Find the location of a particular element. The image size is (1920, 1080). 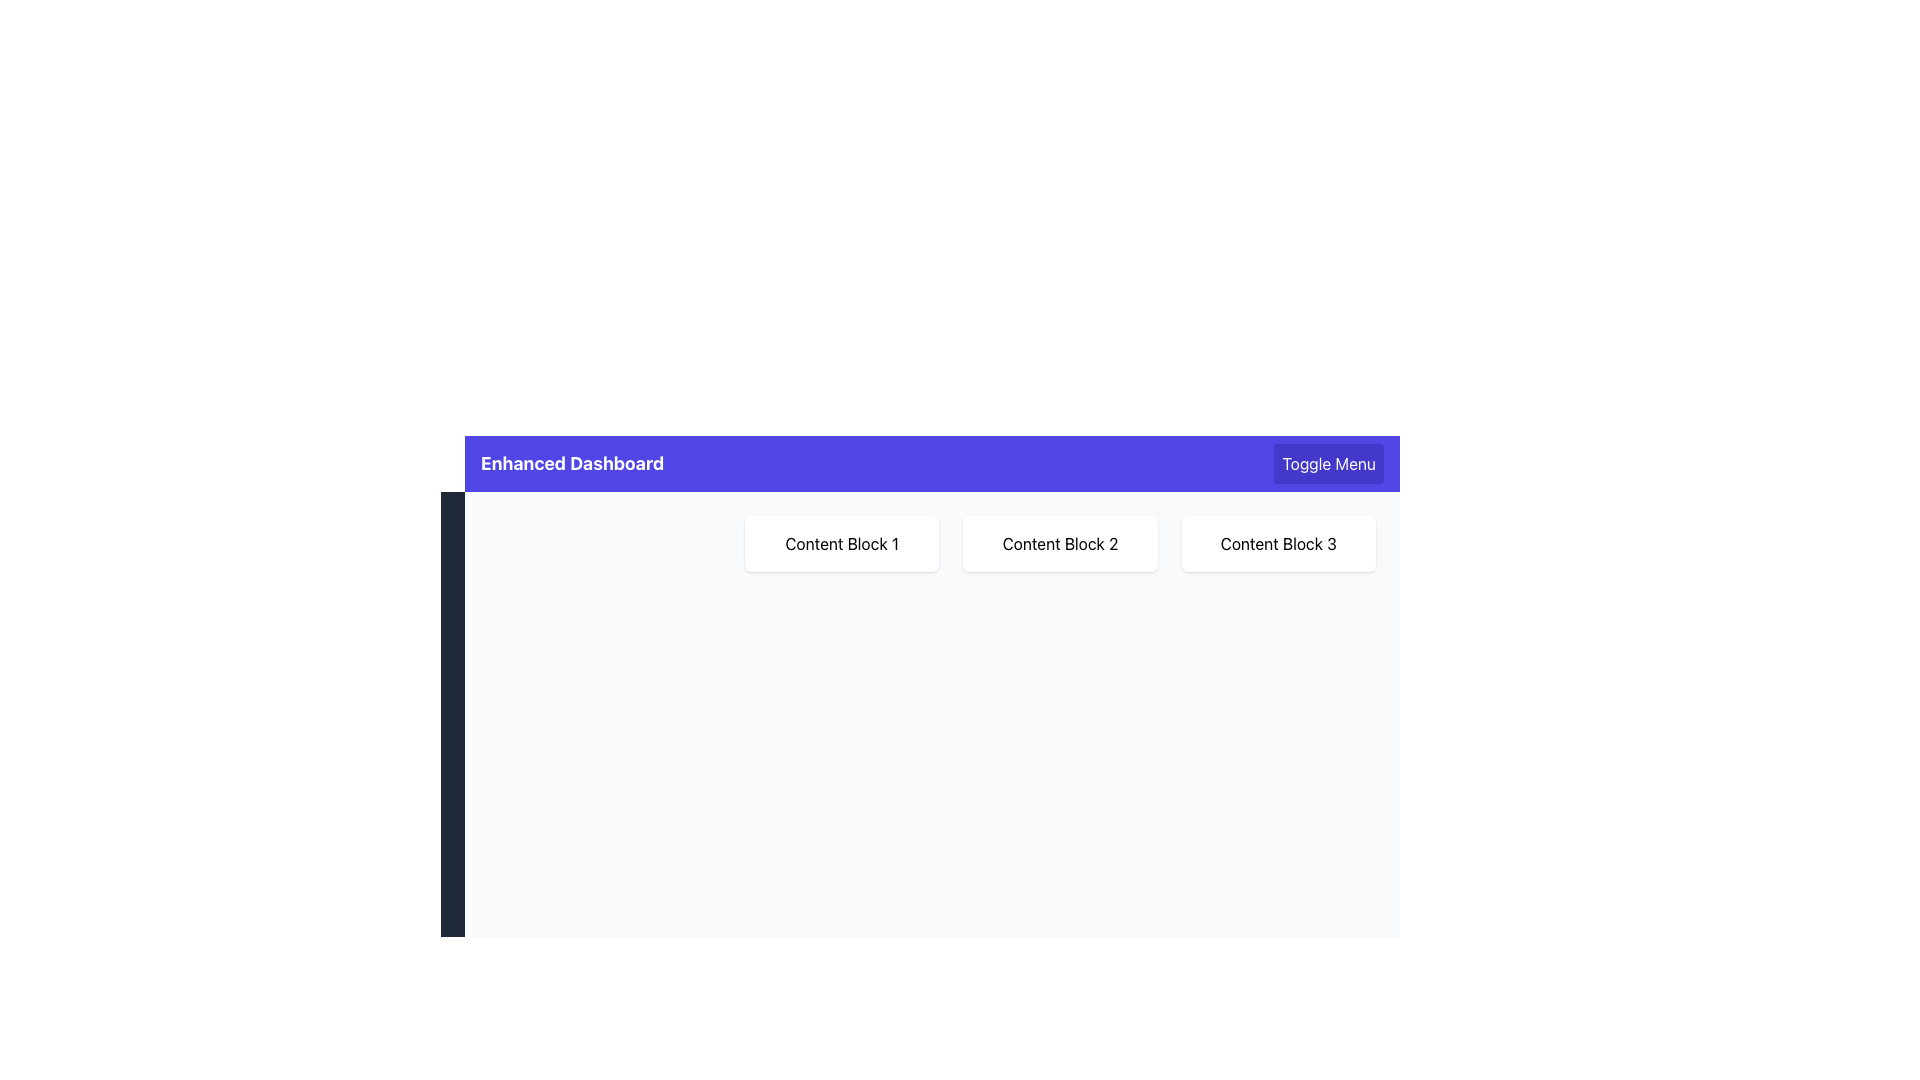

the content block labeled 'Content Block 2' which is a rectangular block with a white background and rounded corners, positioned centrally between 'Content Block 1' and 'Content Block 3' is located at coordinates (1059, 543).